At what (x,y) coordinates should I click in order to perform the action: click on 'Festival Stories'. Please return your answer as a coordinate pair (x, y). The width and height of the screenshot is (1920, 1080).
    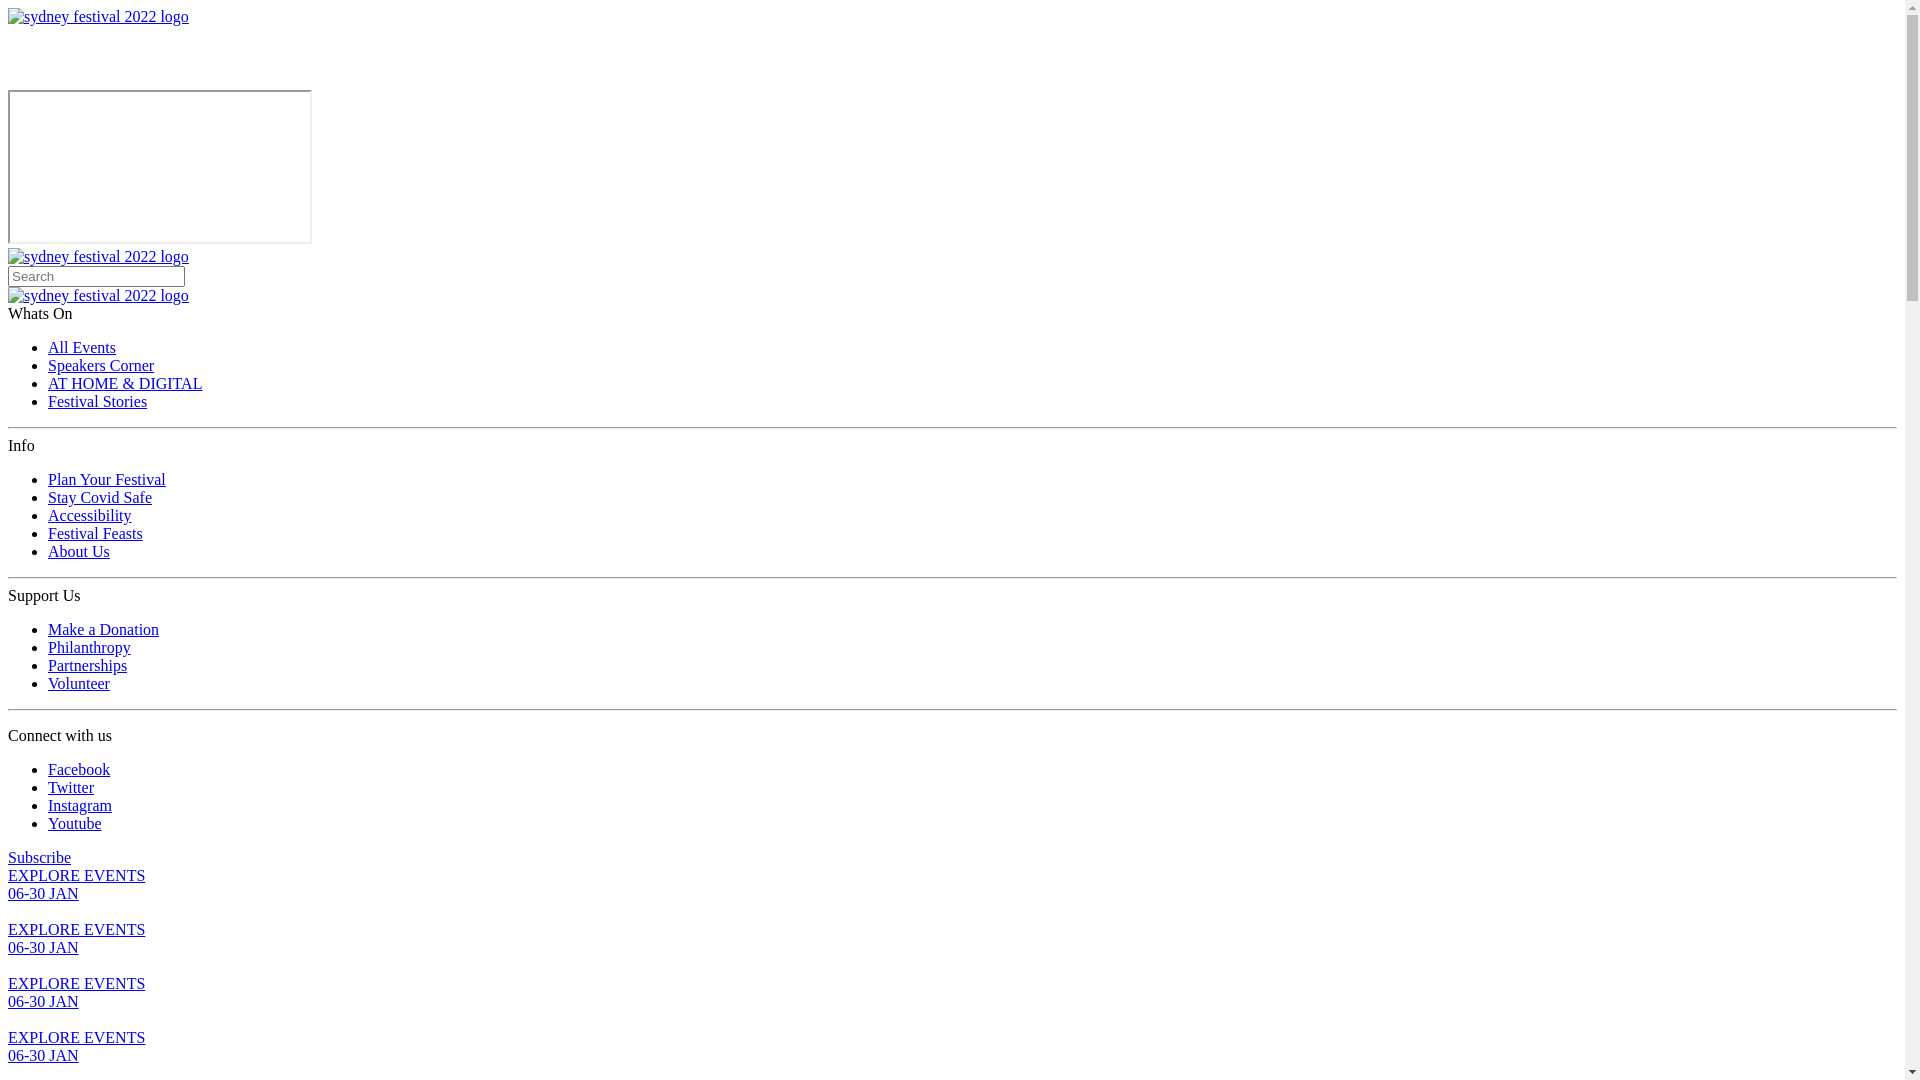
    Looking at the image, I should click on (96, 401).